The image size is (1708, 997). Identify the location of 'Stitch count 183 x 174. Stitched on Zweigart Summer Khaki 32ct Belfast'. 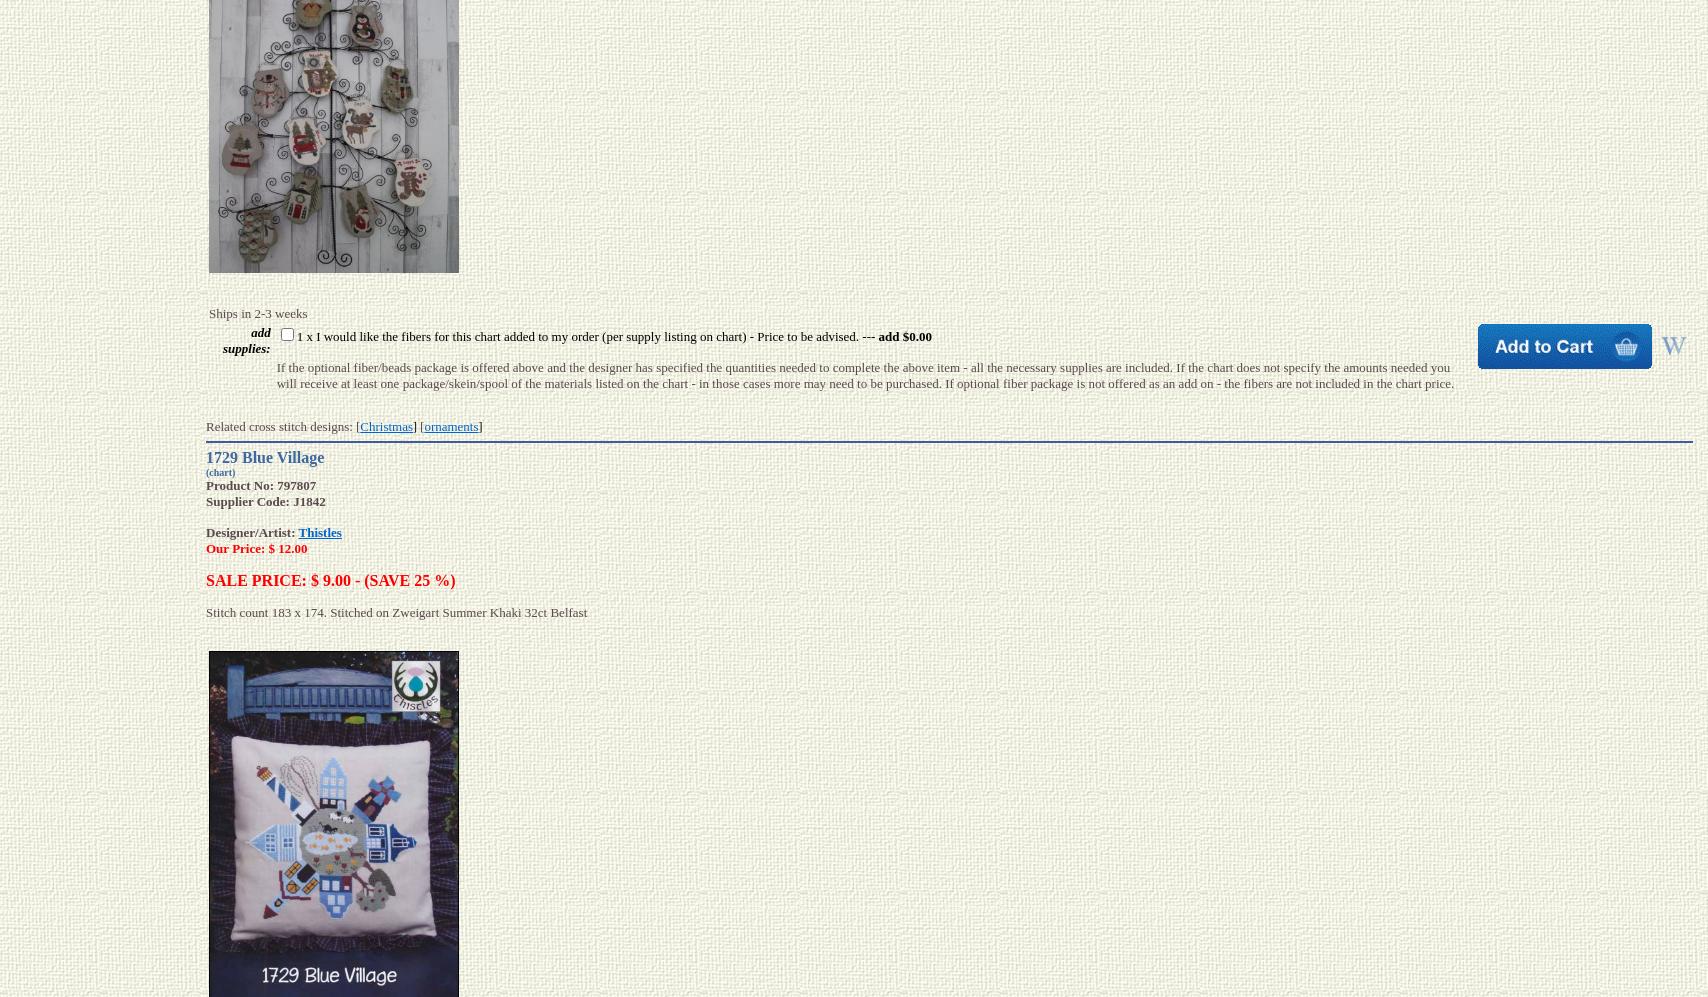
(396, 611).